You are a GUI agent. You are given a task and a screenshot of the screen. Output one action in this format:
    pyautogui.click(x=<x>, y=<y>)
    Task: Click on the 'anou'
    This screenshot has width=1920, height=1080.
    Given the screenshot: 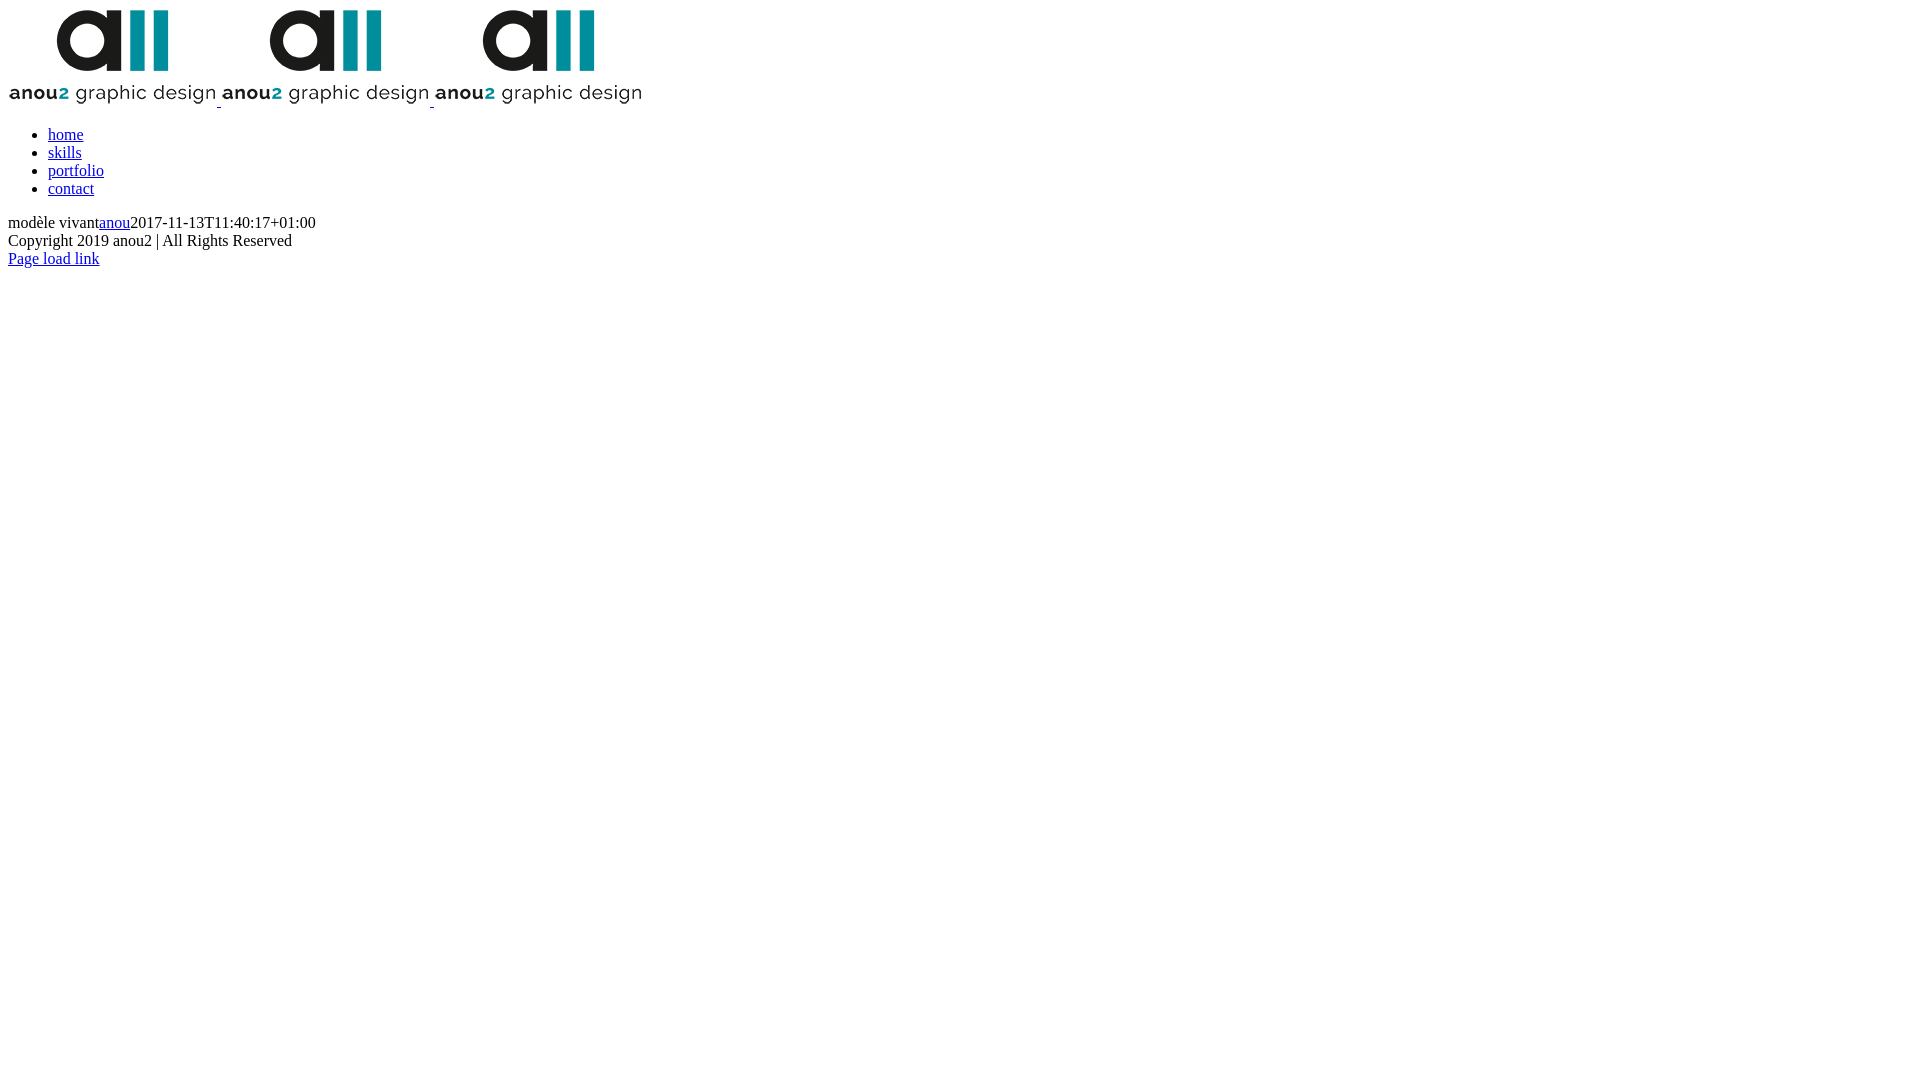 What is the action you would take?
    pyautogui.click(x=113, y=222)
    